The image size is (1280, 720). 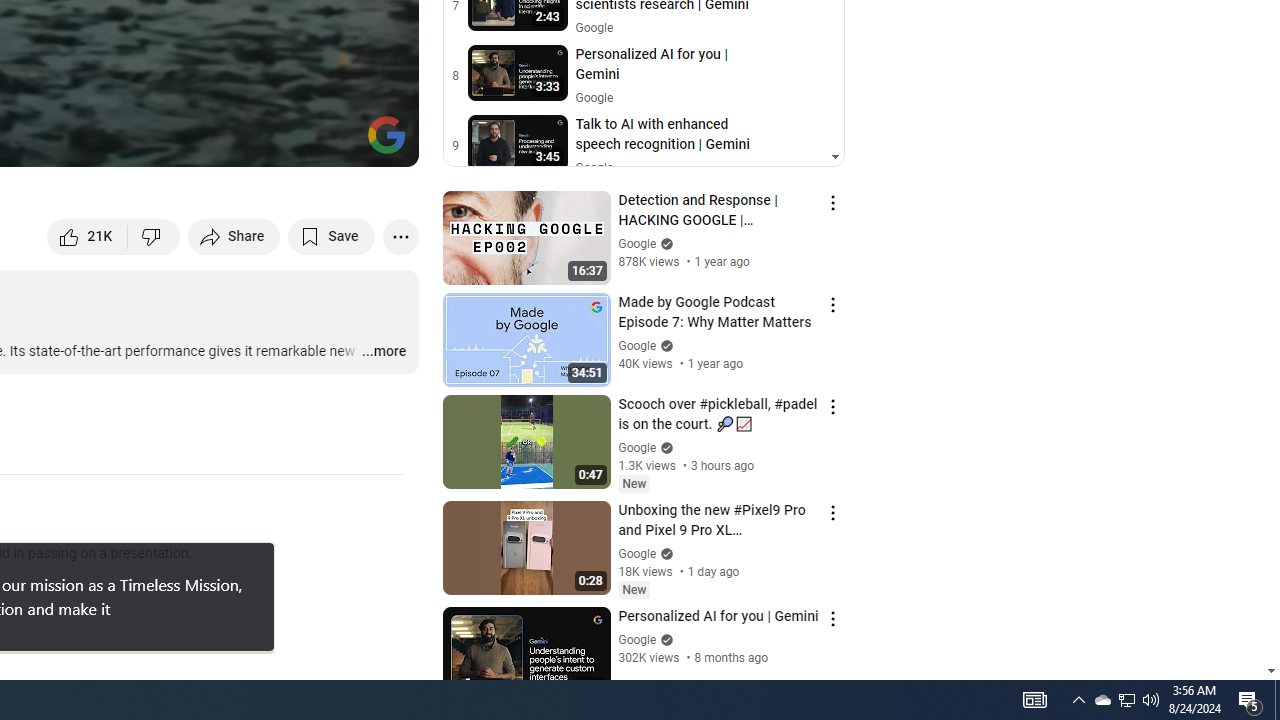 What do you see at coordinates (234, 235) in the screenshot?
I see `'Share'` at bounding box center [234, 235].